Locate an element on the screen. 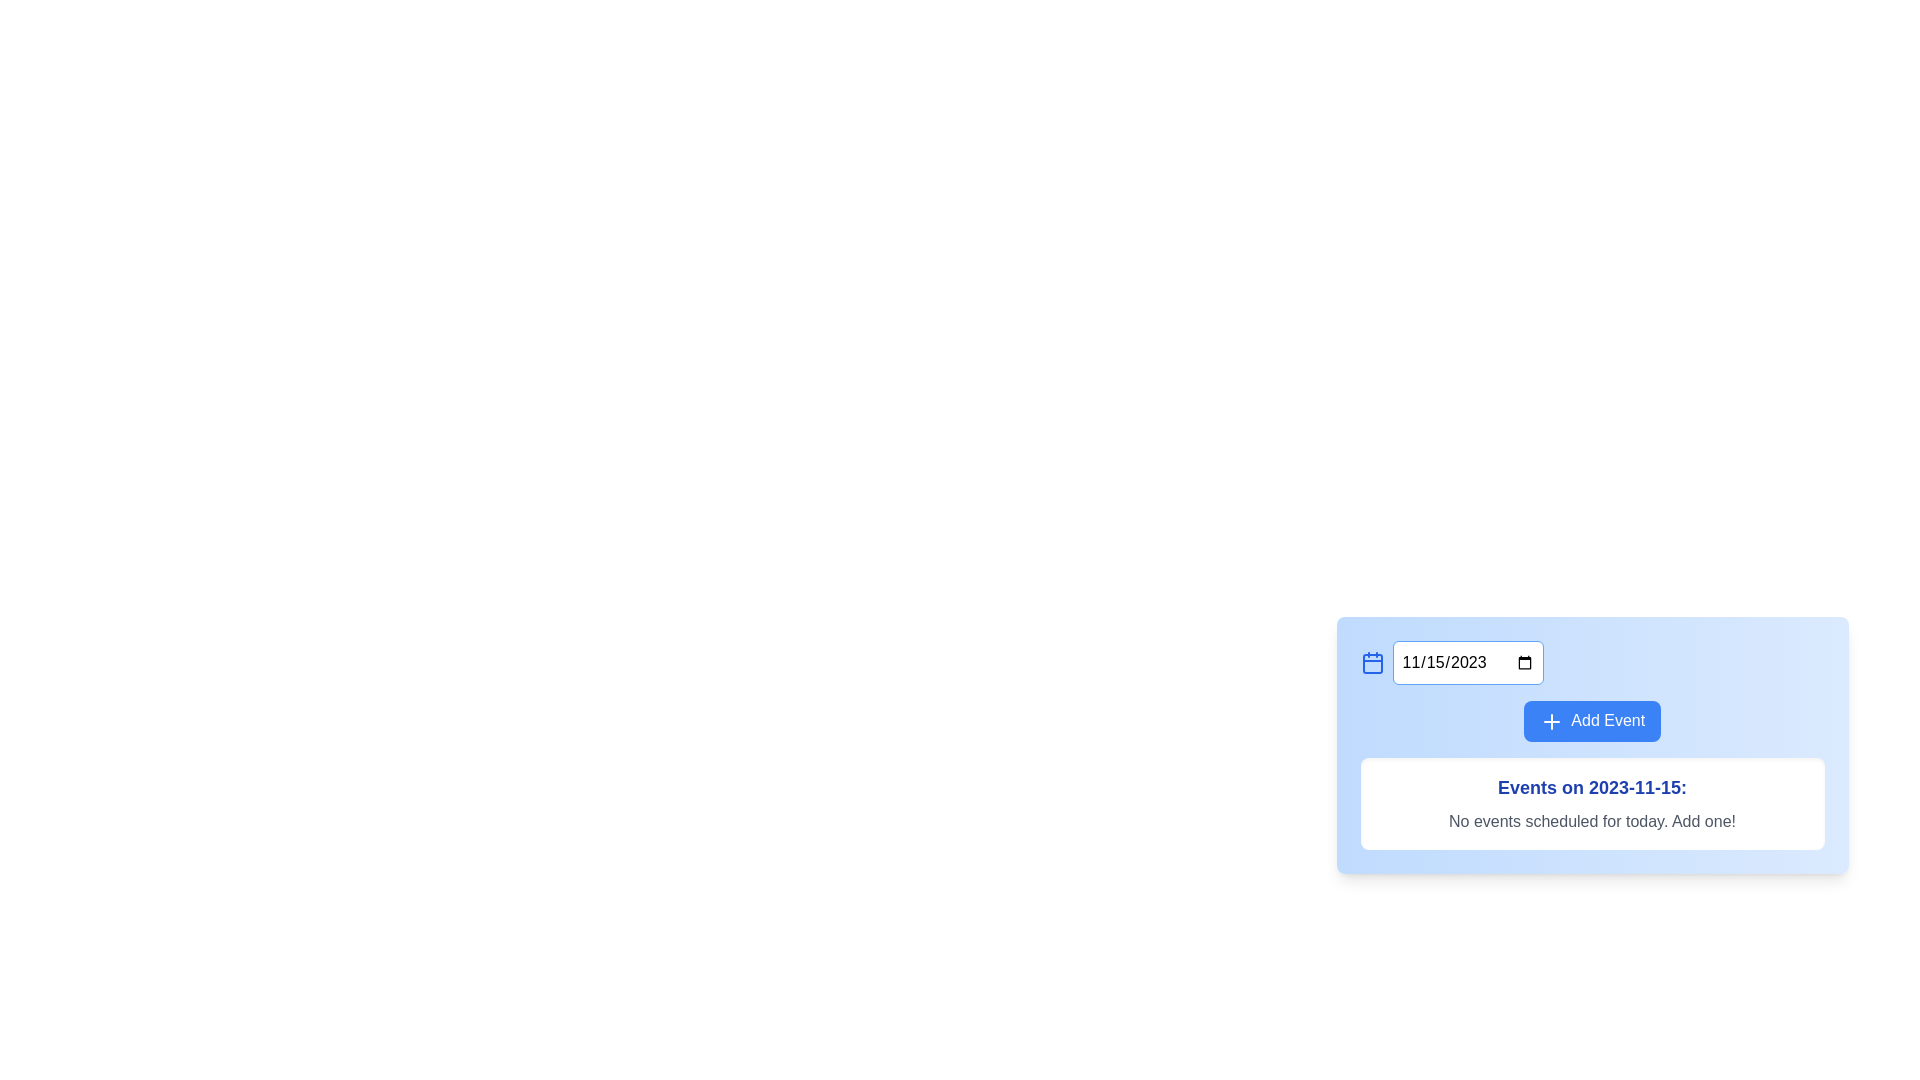  the 'Add Event' button located centrally below the date picker and to the right of the calendar icon for keyboard interaction is located at coordinates (1591, 721).